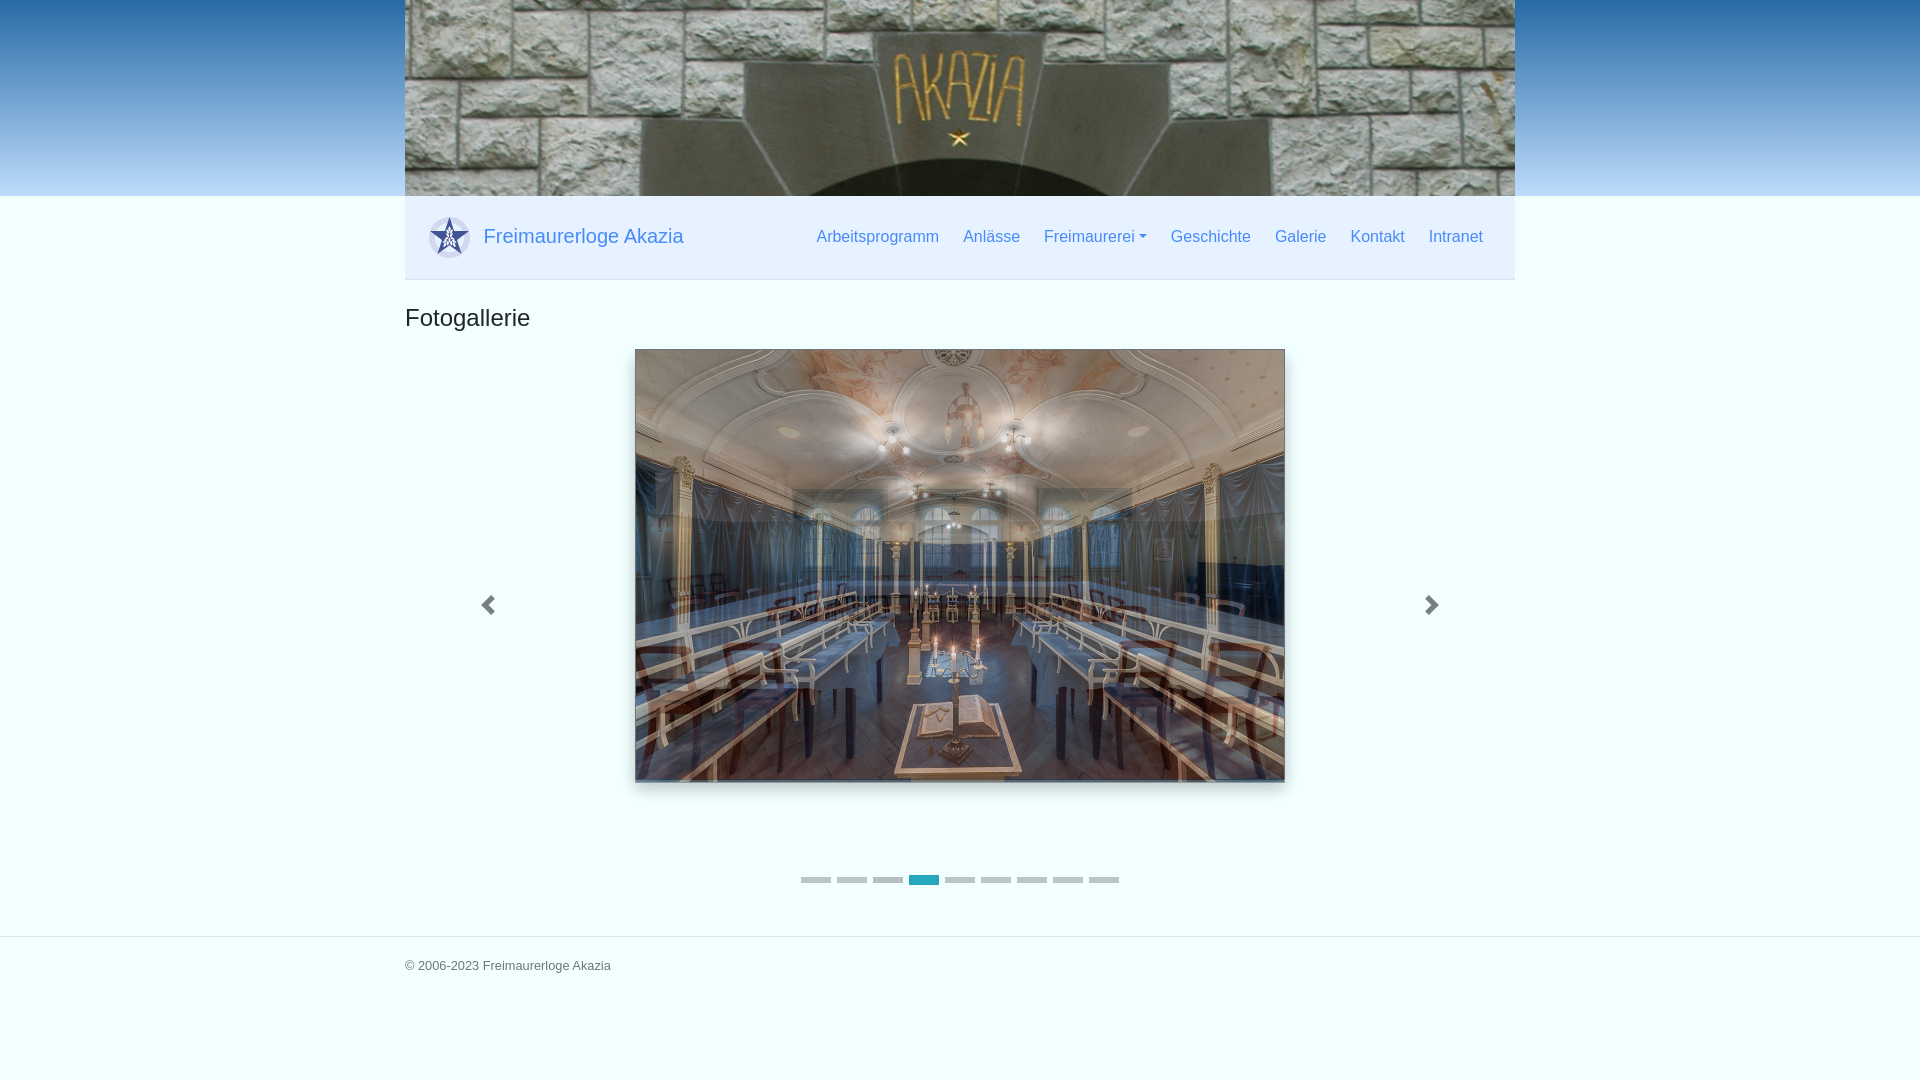 The image size is (1920, 1080). What do you see at coordinates (1094, 235) in the screenshot?
I see `'Freimaurerei'` at bounding box center [1094, 235].